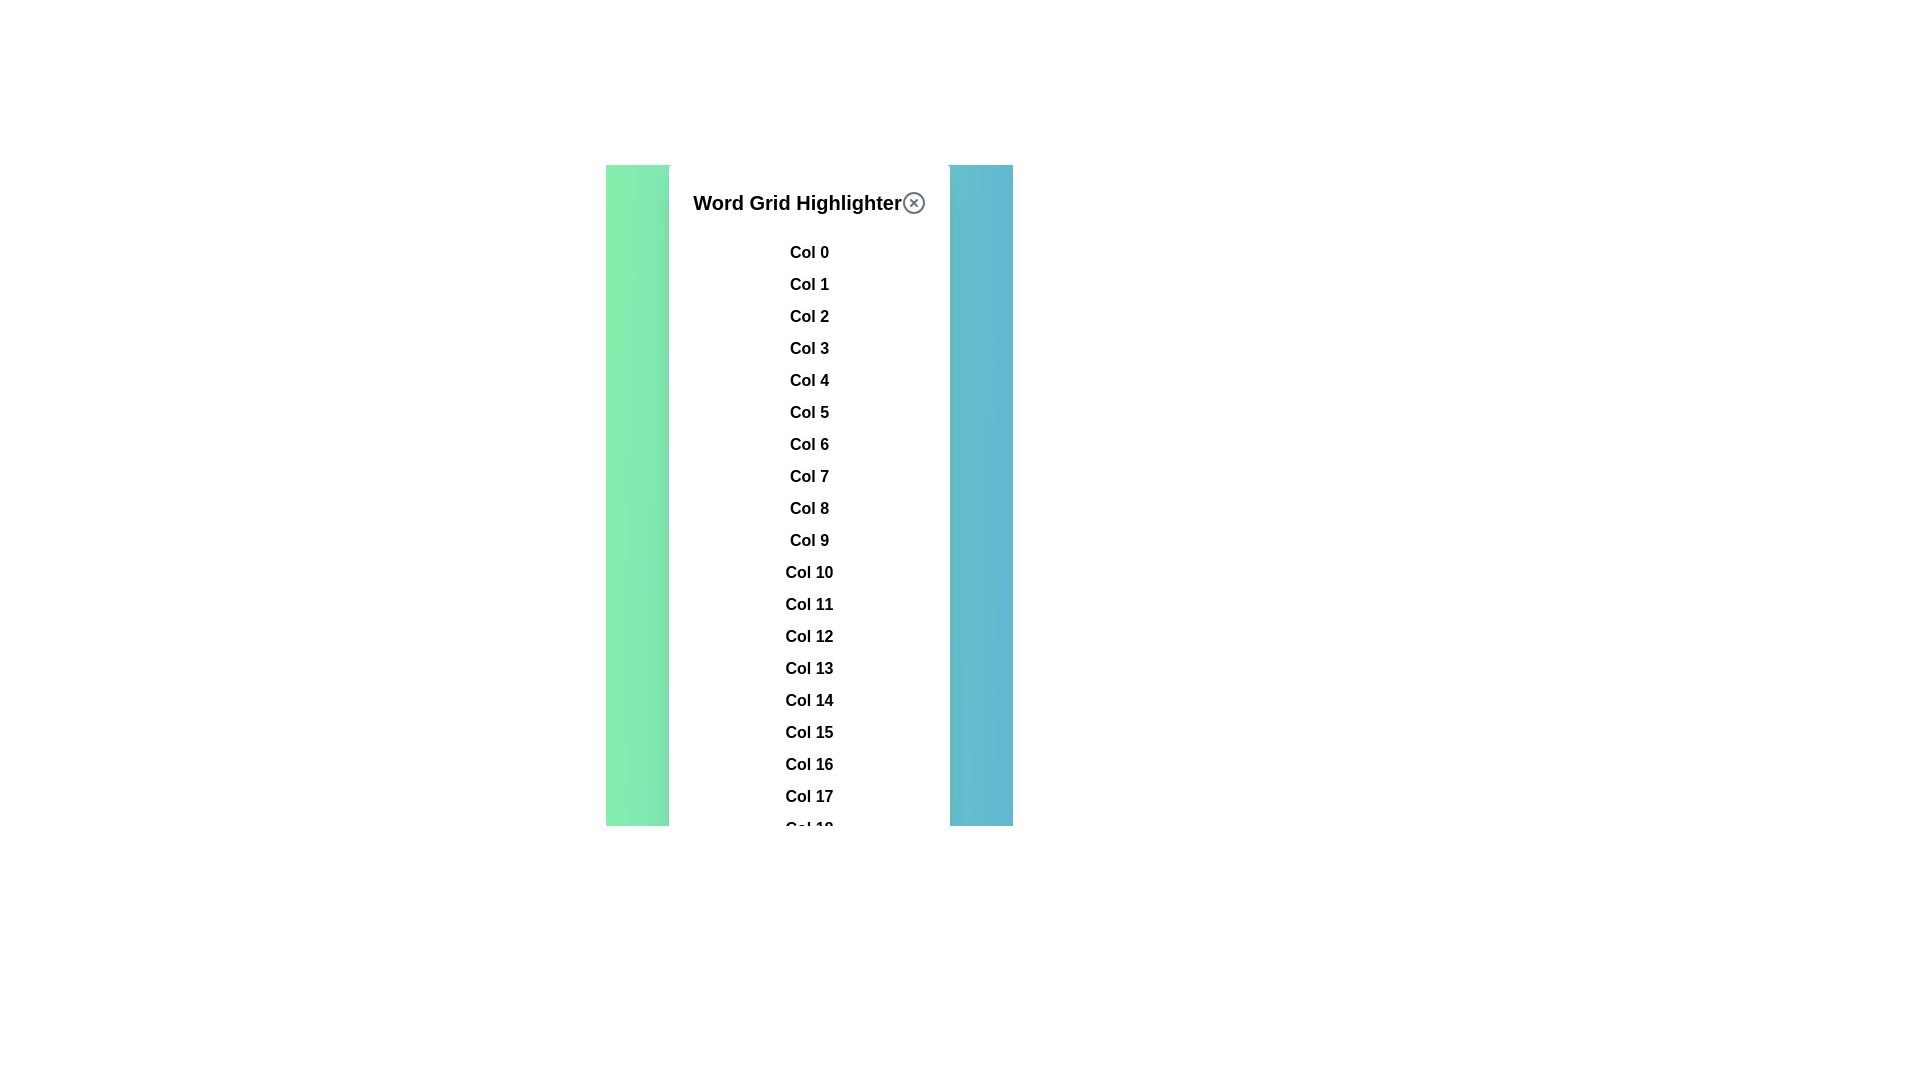 The width and height of the screenshot is (1920, 1080). I want to click on the column header to read its label, so click(809, 252).